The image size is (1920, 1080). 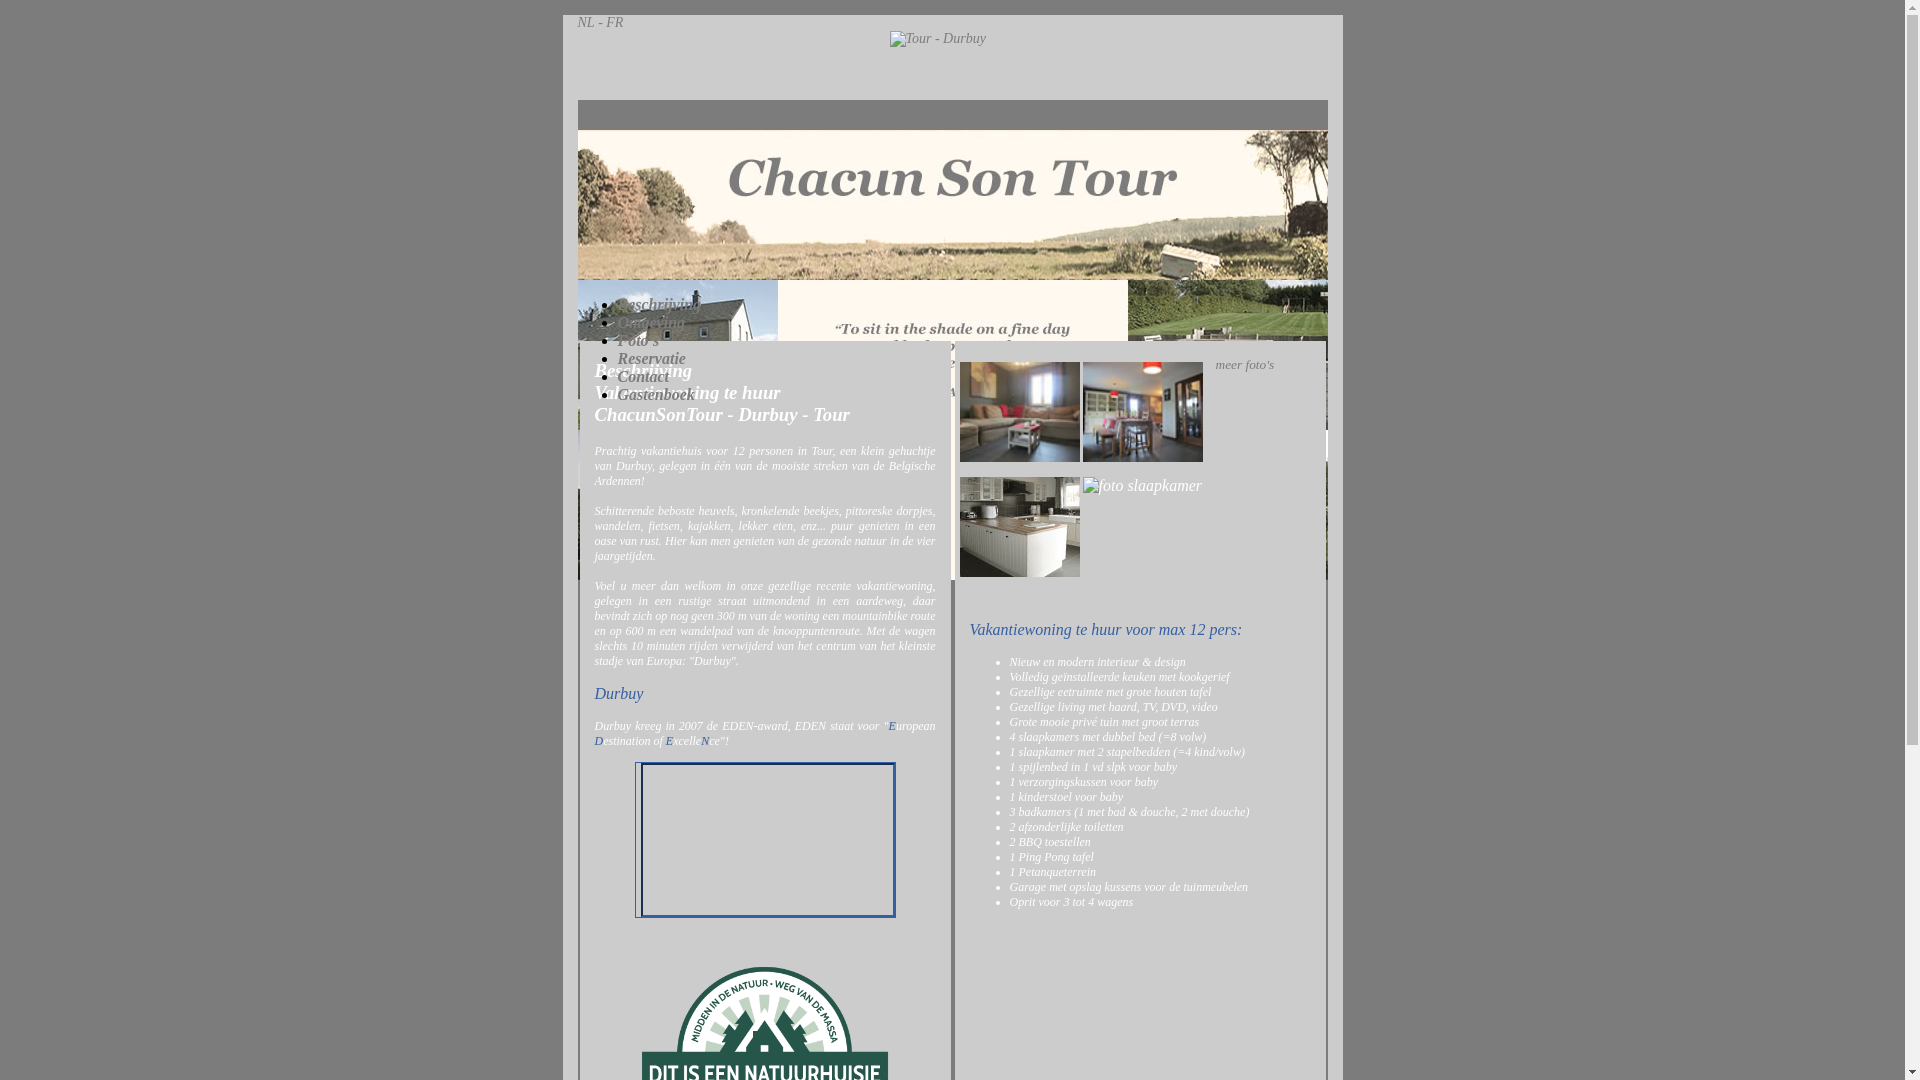 I want to click on 'meer foto's', so click(x=1244, y=364).